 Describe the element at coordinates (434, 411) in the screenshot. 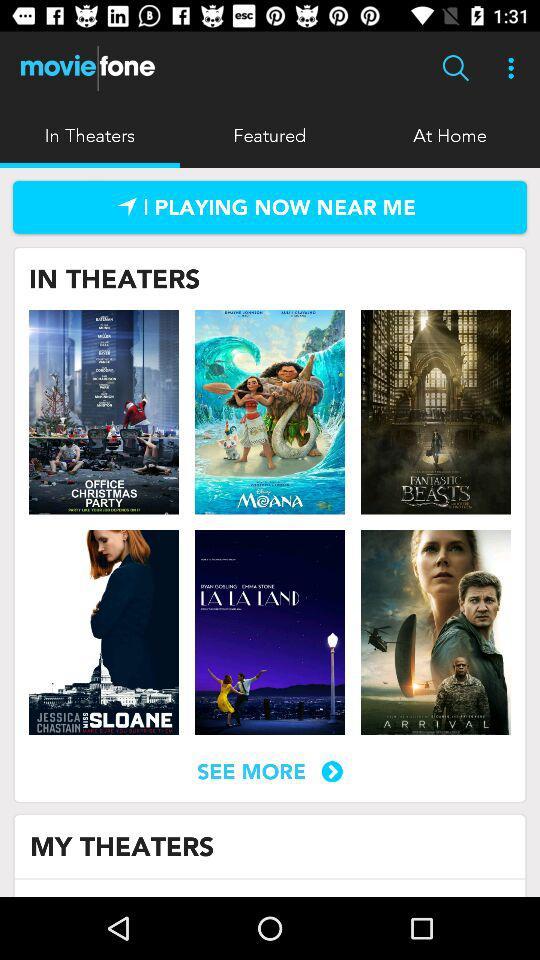

I see `movie listed` at that location.